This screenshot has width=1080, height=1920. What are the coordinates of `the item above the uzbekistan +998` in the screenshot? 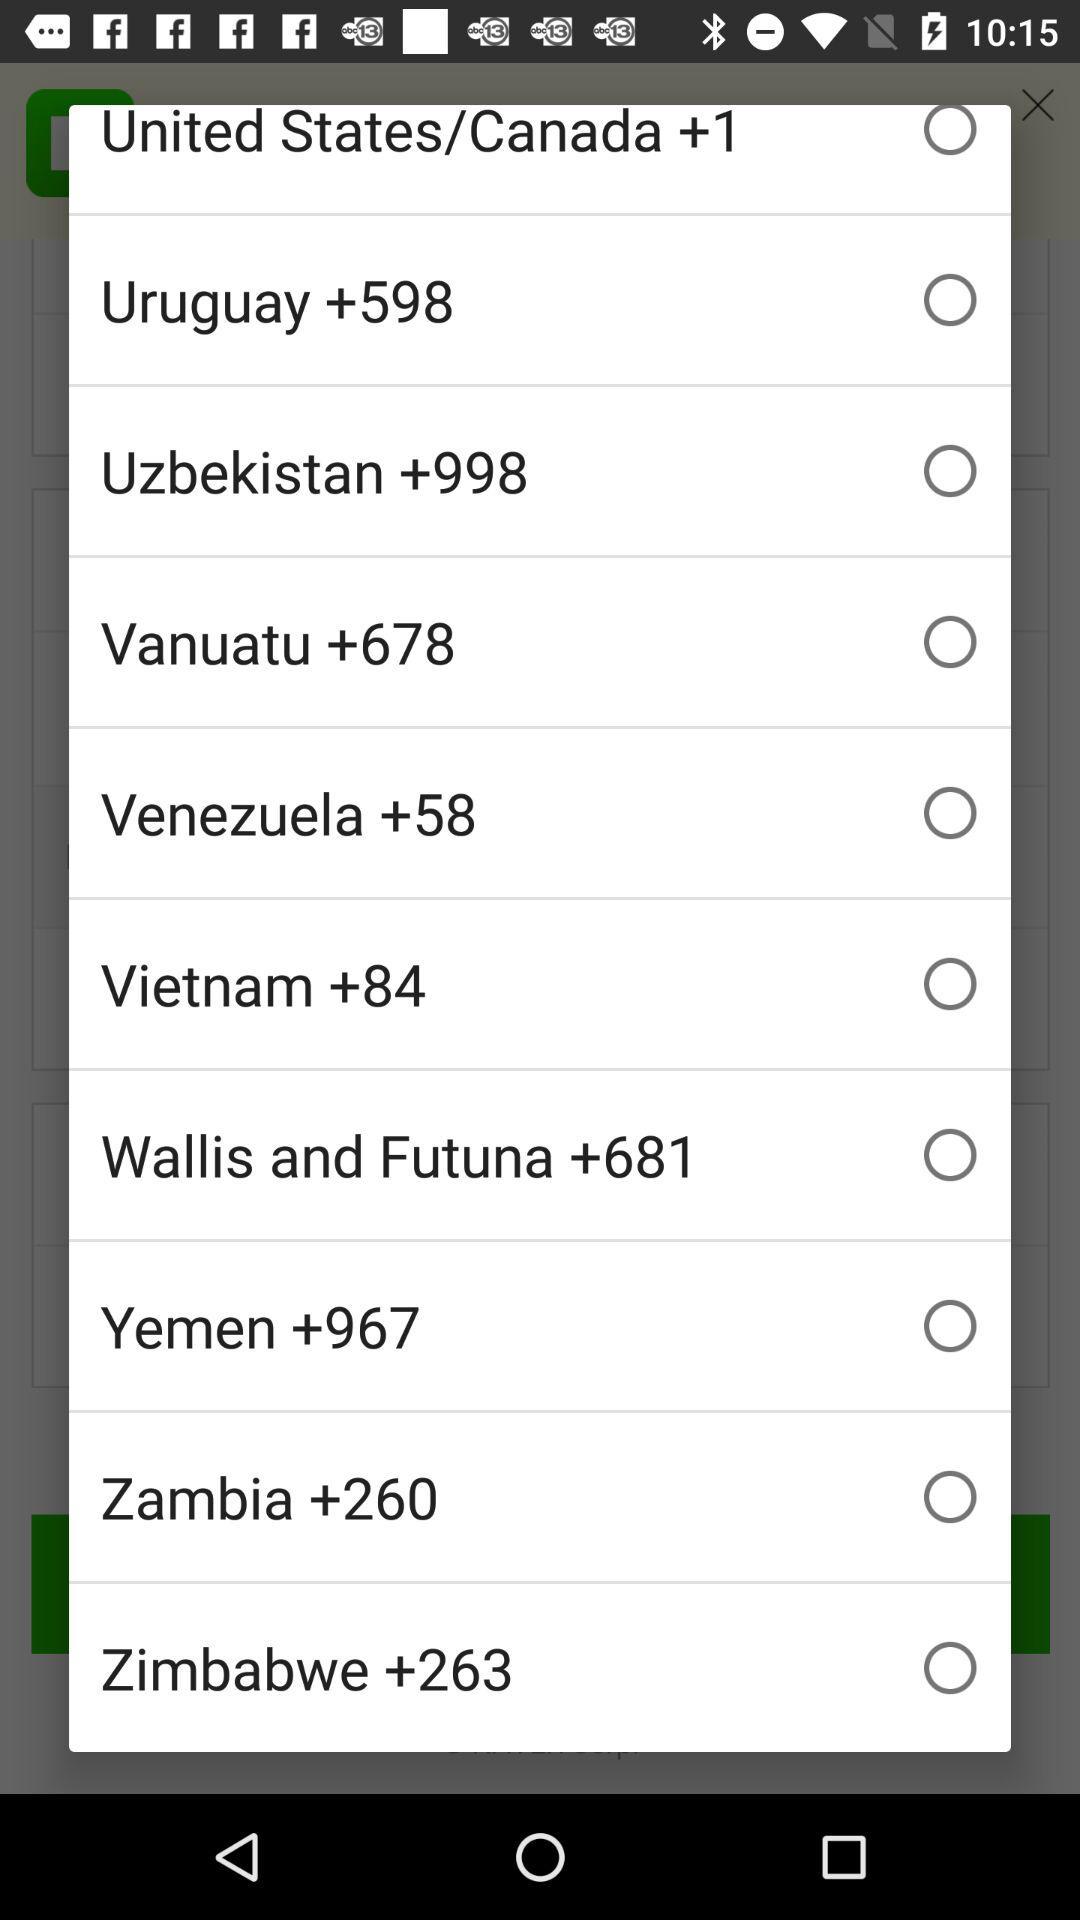 It's located at (540, 298).